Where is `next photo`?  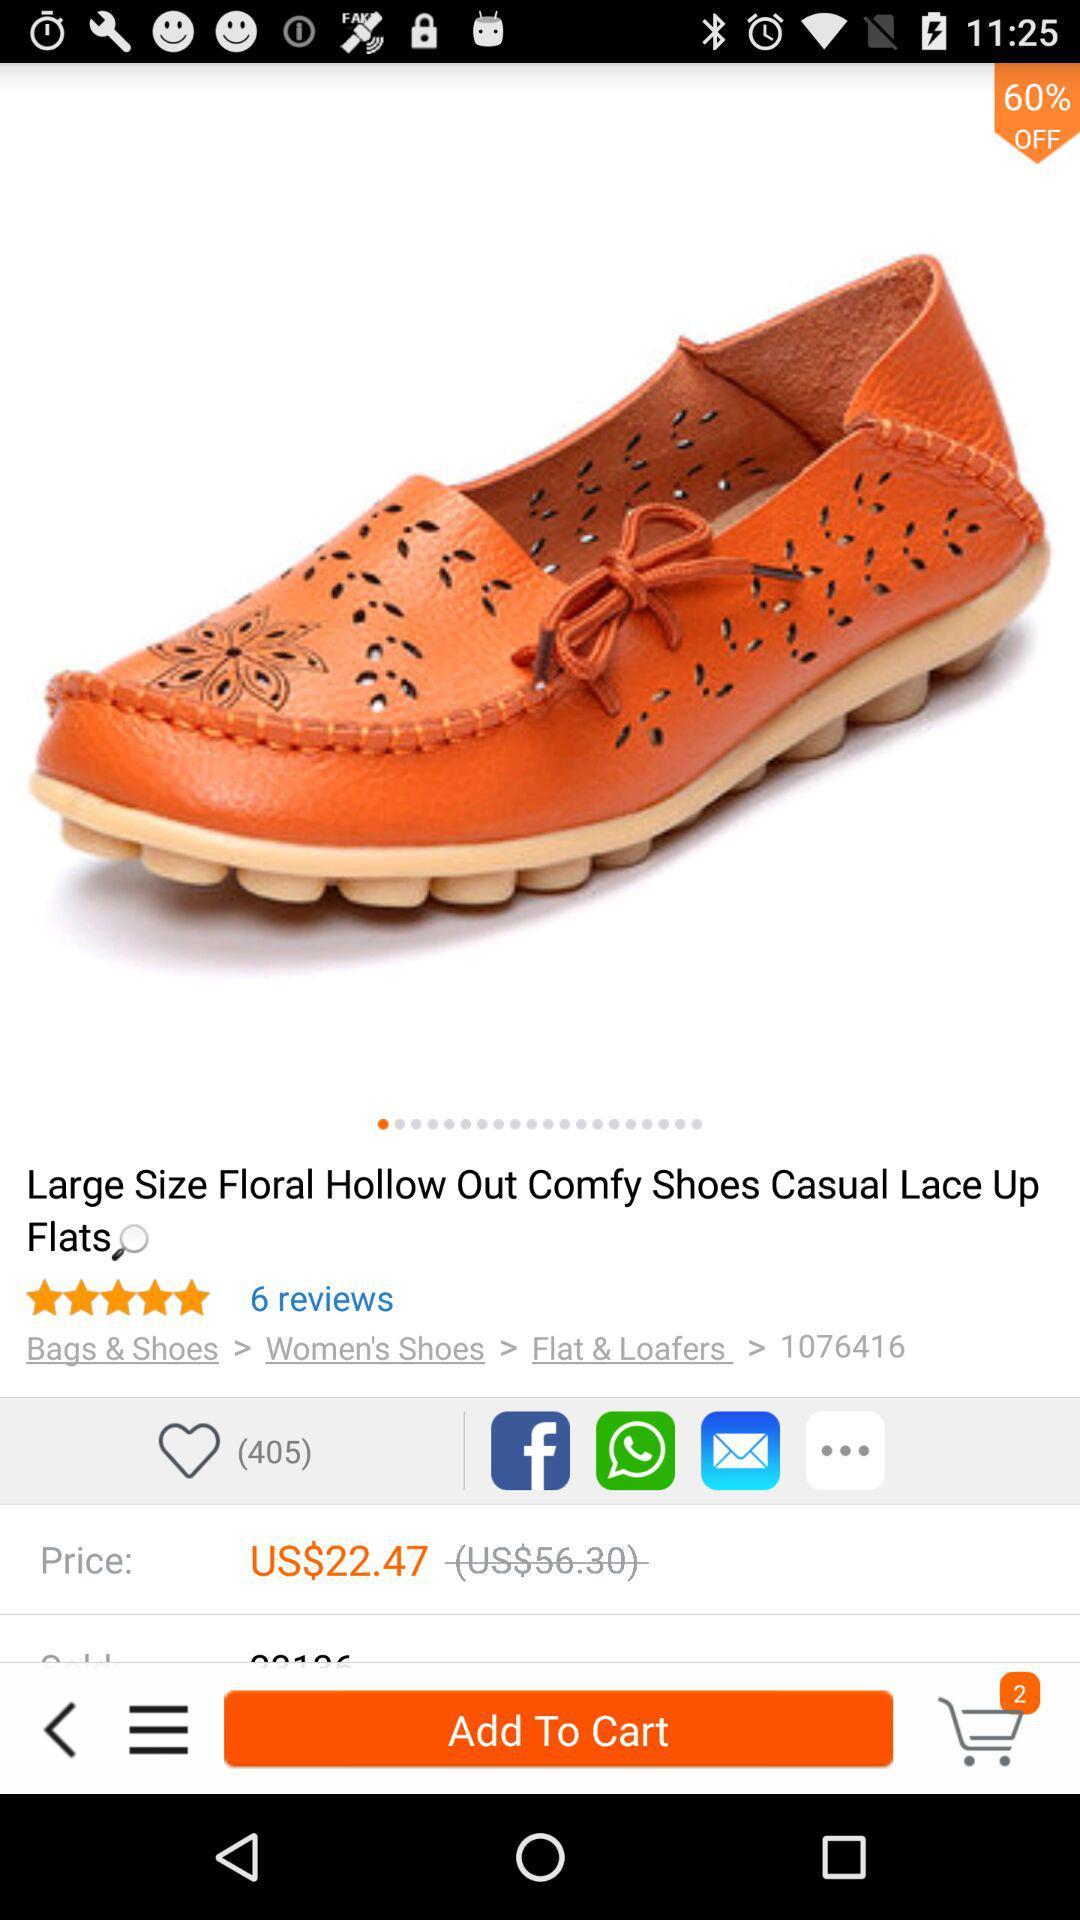
next photo is located at coordinates (448, 1124).